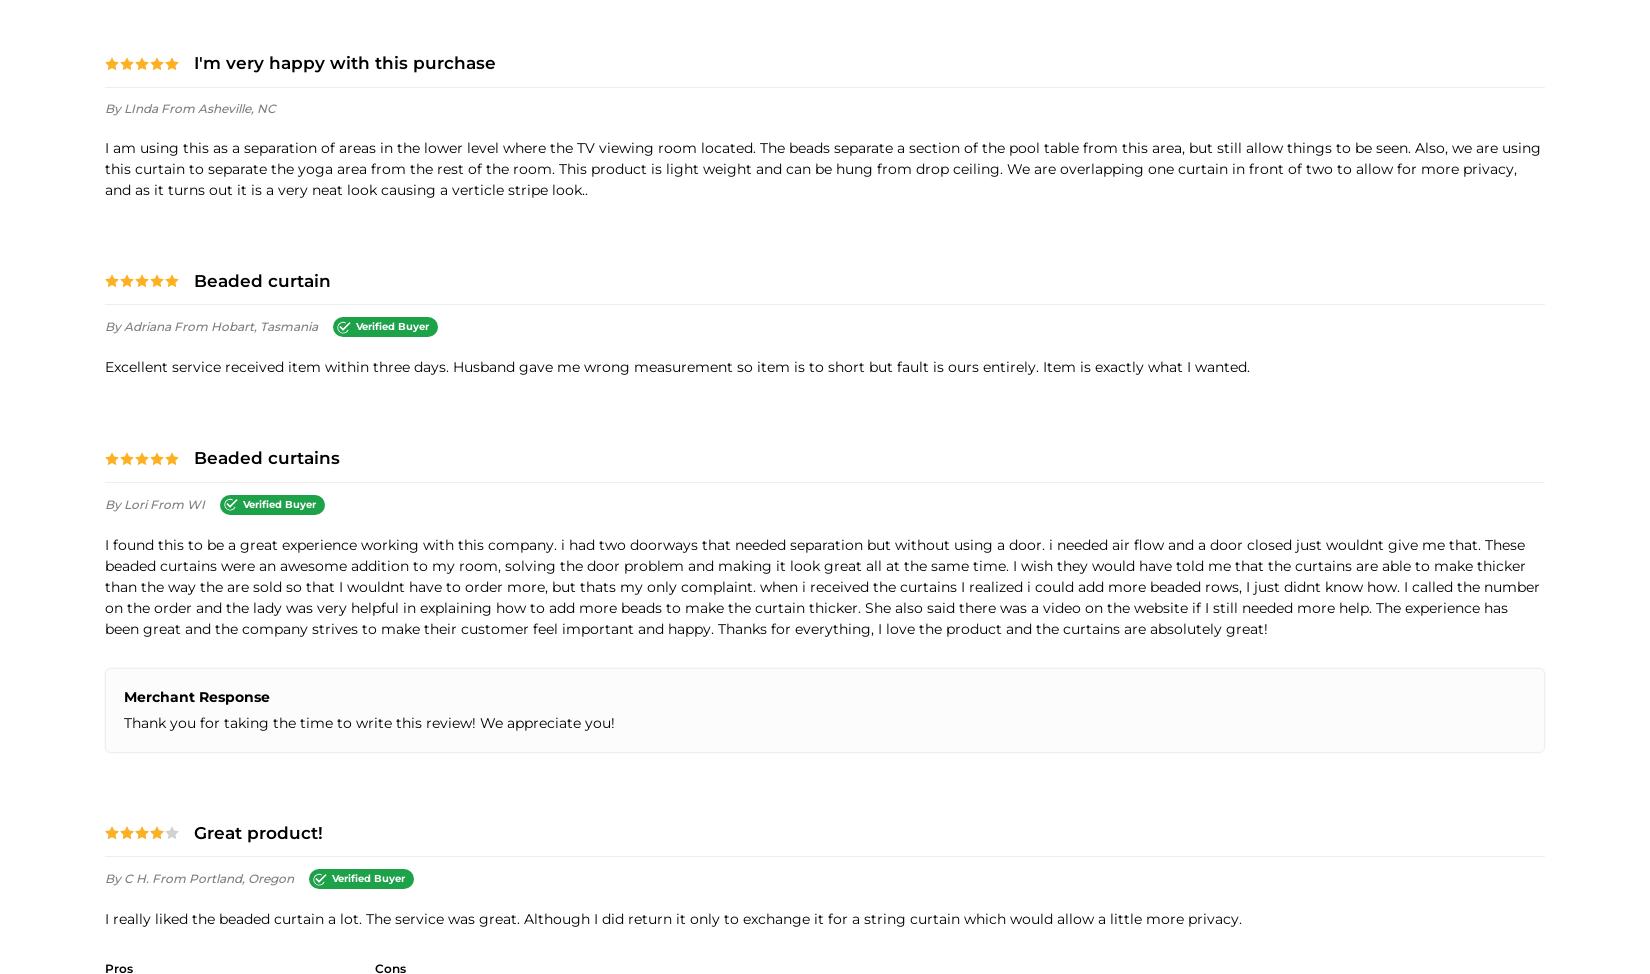 The height and width of the screenshot is (974, 1650). Describe the element at coordinates (672, 917) in the screenshot. I see `'I really liked the beaded curtain a lot. The service was great. Although I did return it only to exchange it for a string curtain which would allow a little more privacy.'` at that location.